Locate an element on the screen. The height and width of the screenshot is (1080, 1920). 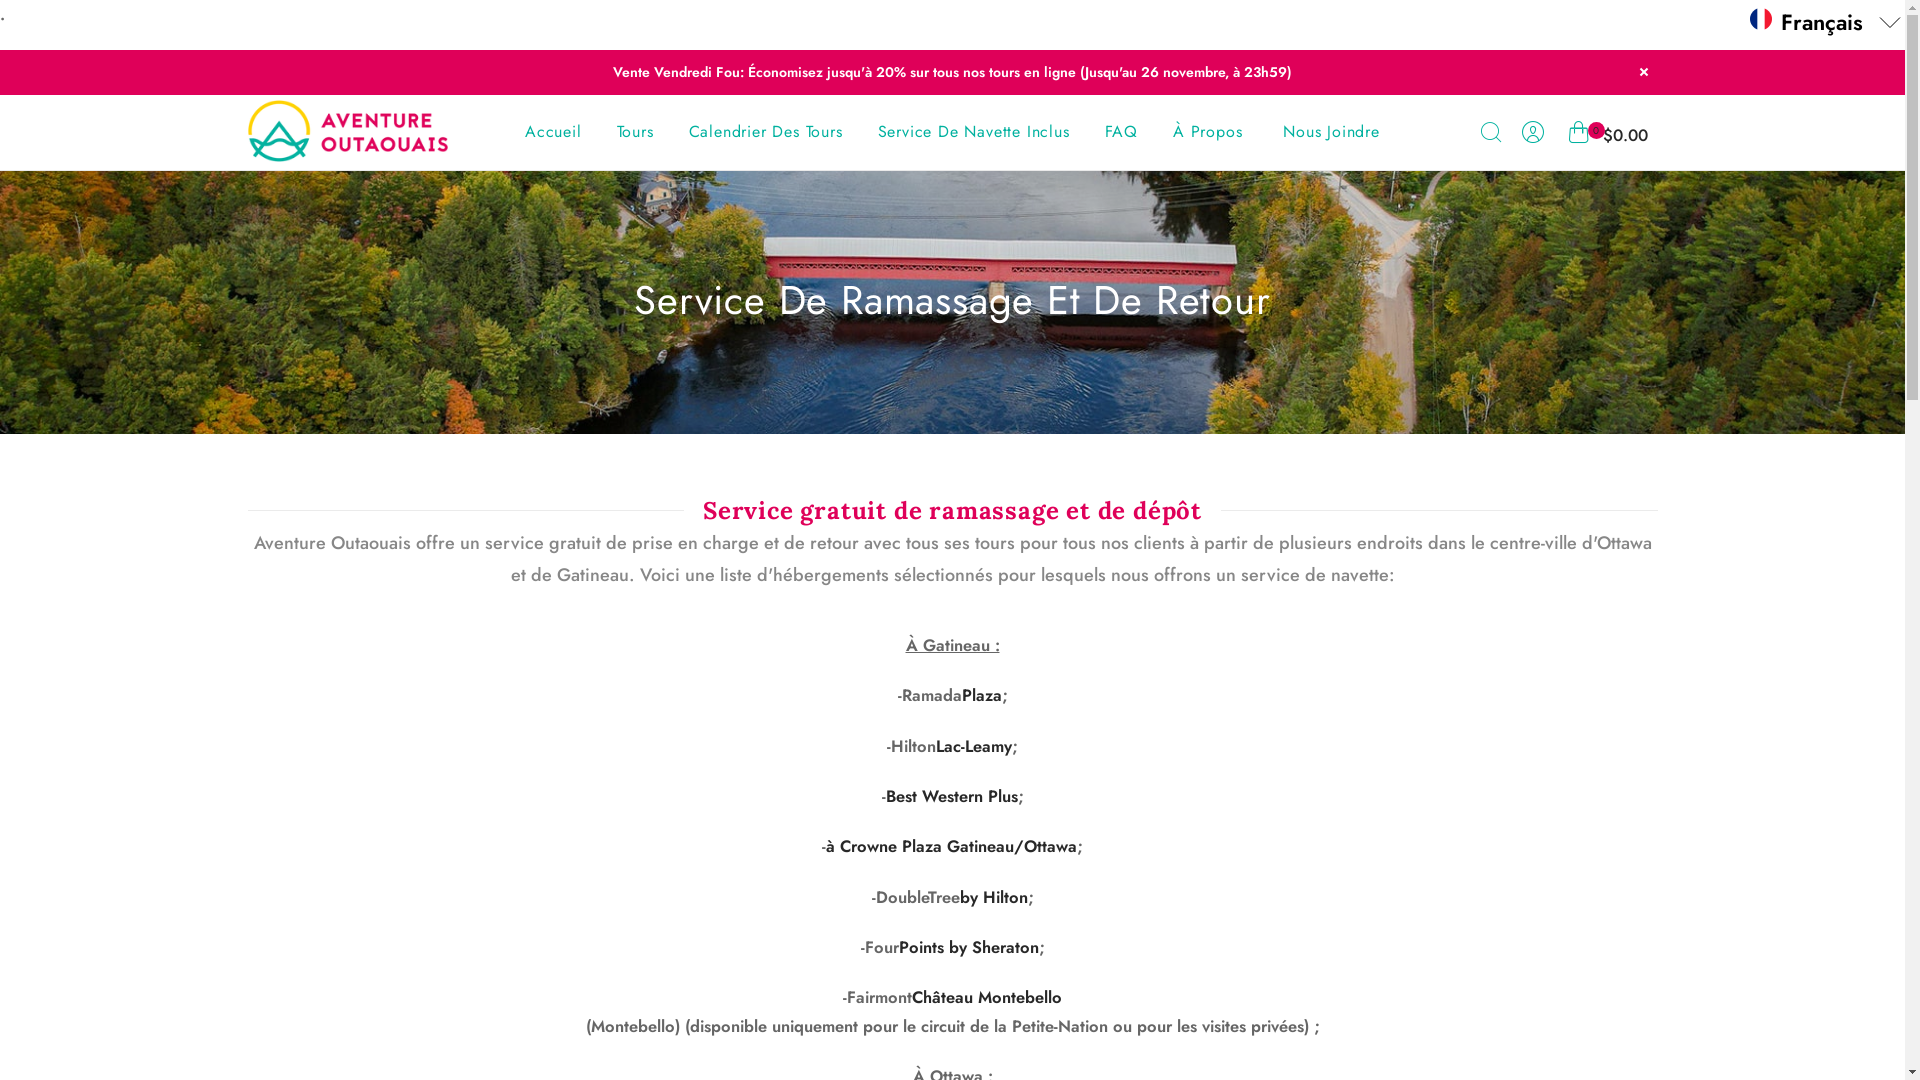
'Points by Sheraton' is located at coordinates (968, 946).